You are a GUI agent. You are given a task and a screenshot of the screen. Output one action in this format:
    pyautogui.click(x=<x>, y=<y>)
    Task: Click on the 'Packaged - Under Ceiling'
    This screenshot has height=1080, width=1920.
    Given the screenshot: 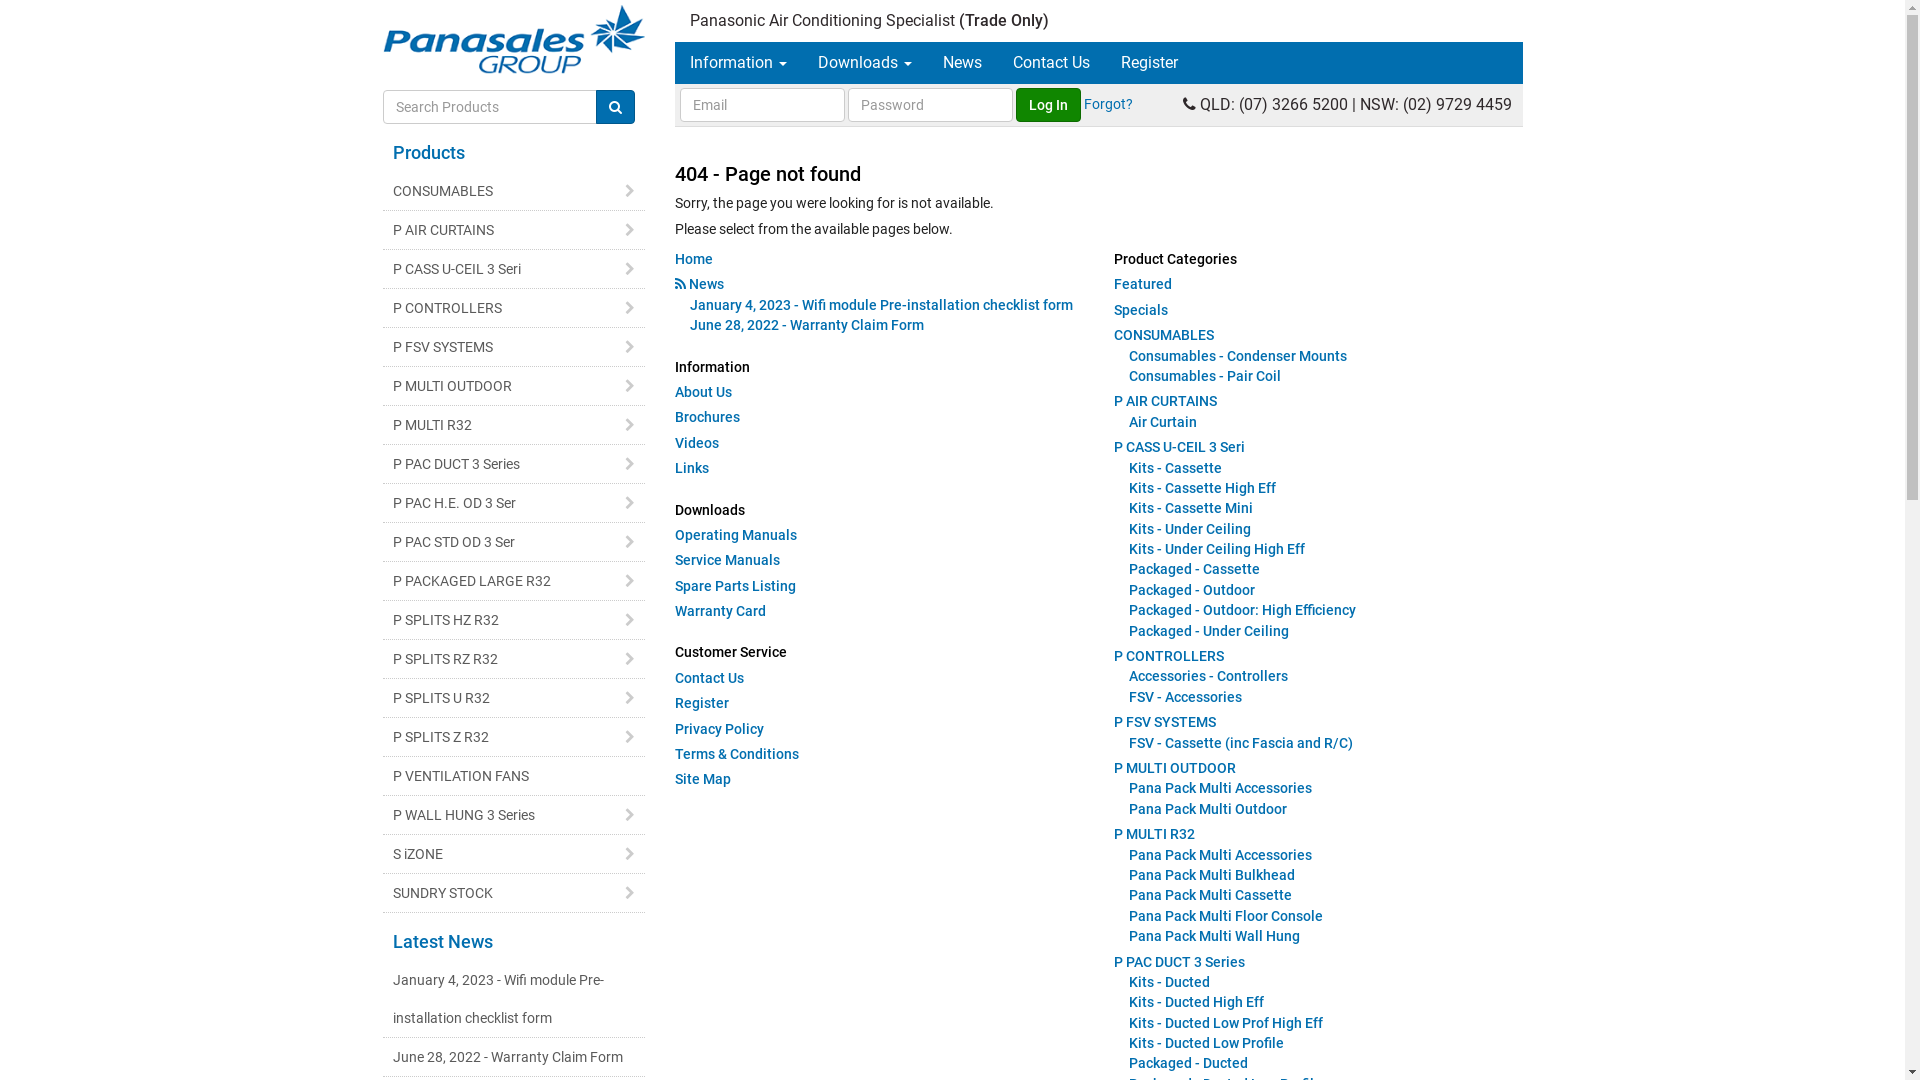 What is the action you would take?
    pyautogui.click(x=1208, y=631)
    